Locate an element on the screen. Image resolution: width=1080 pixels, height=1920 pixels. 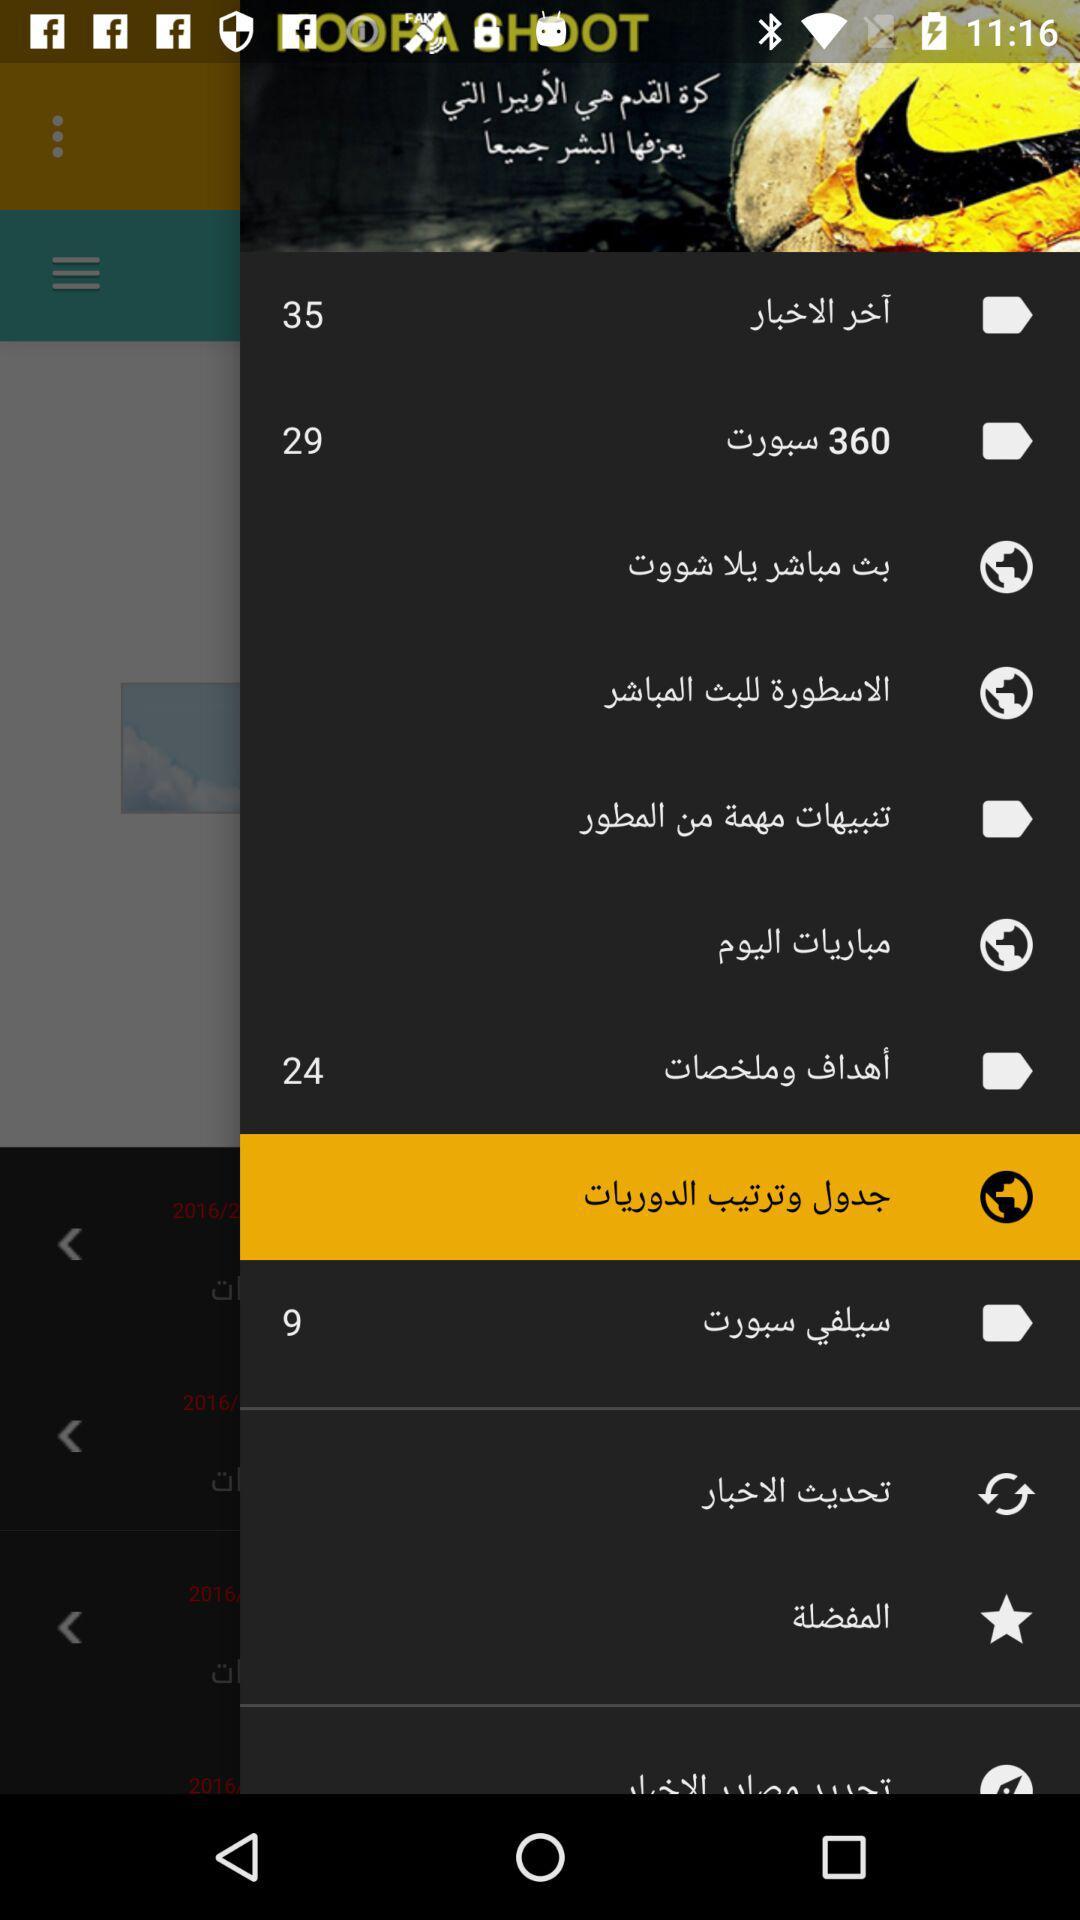
fourth icon from the top is located at coordinates (1006, 692).